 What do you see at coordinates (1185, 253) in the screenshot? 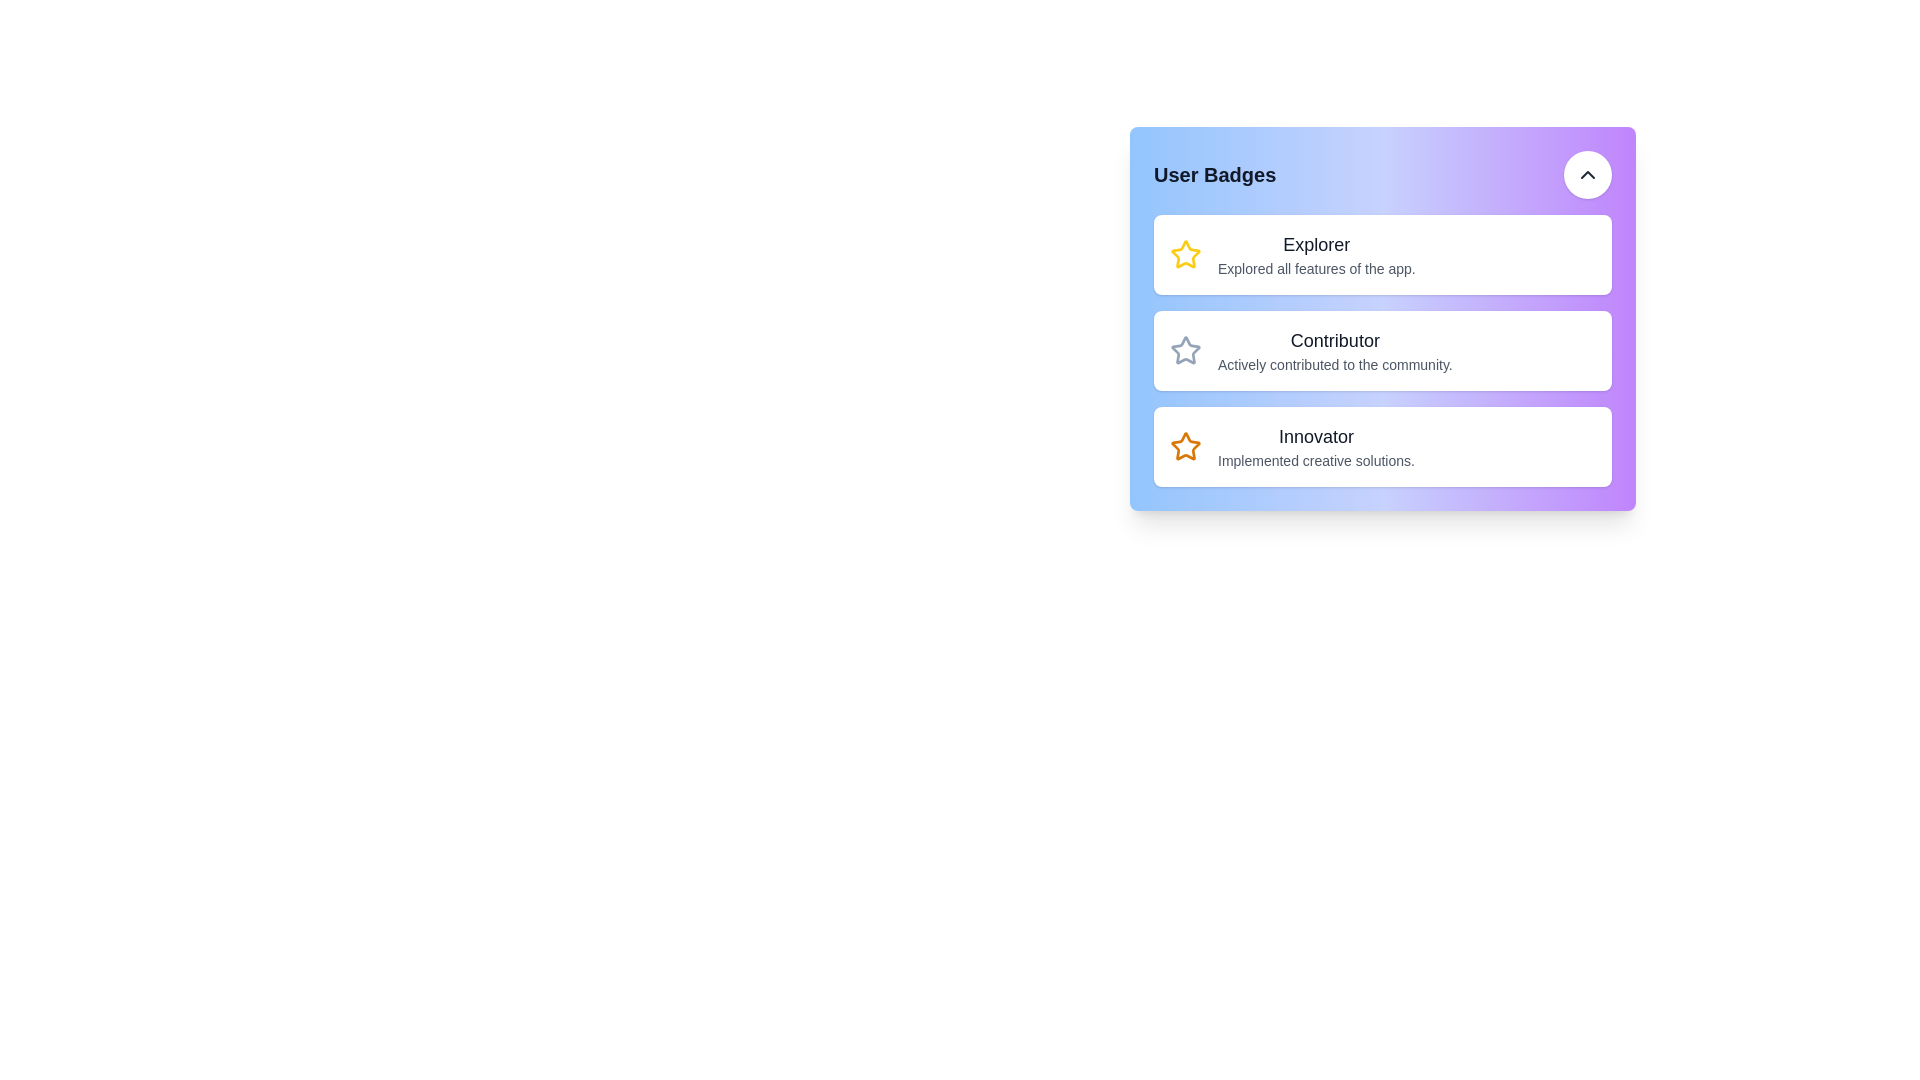
I see `the 'Explorer' badge icon, which represents an achievement or milestone in the user badge panel` at bounding box center [1185, 253].